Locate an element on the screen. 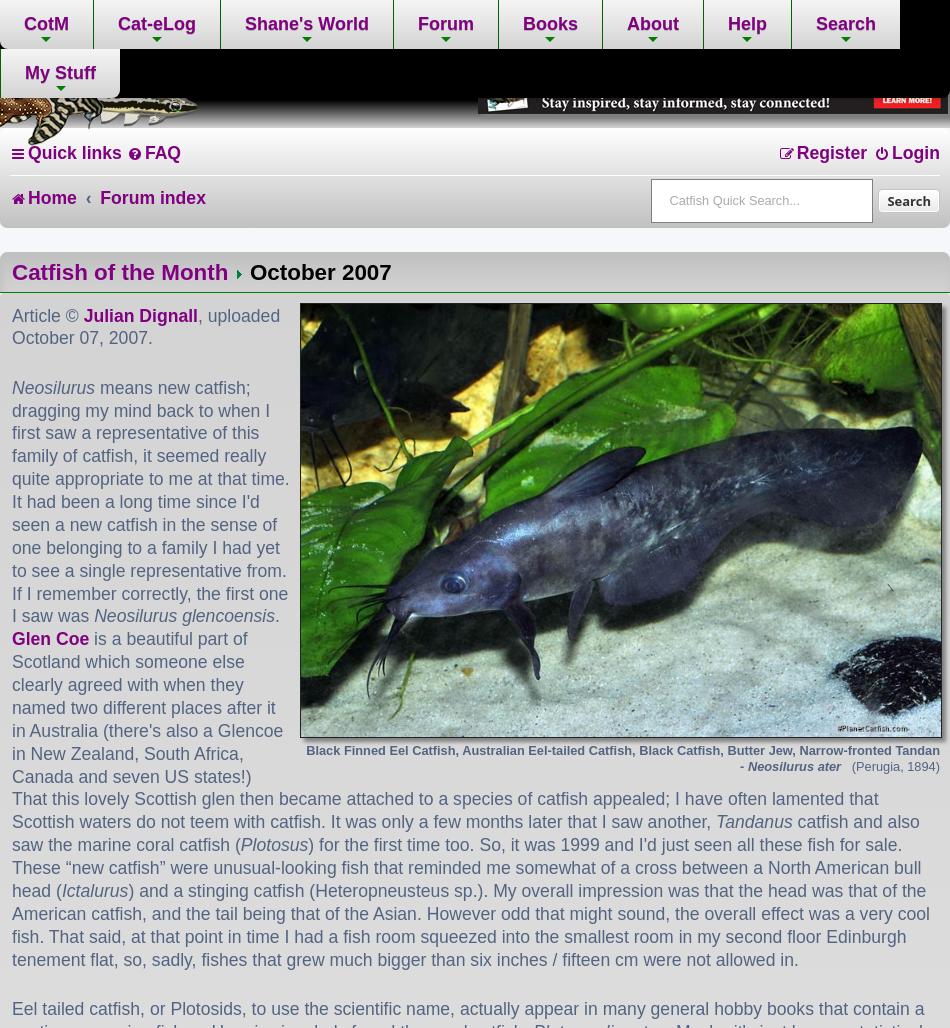 This screenshot has width=950, height=1028. 'Forum' is located at coordinates (443, 23).